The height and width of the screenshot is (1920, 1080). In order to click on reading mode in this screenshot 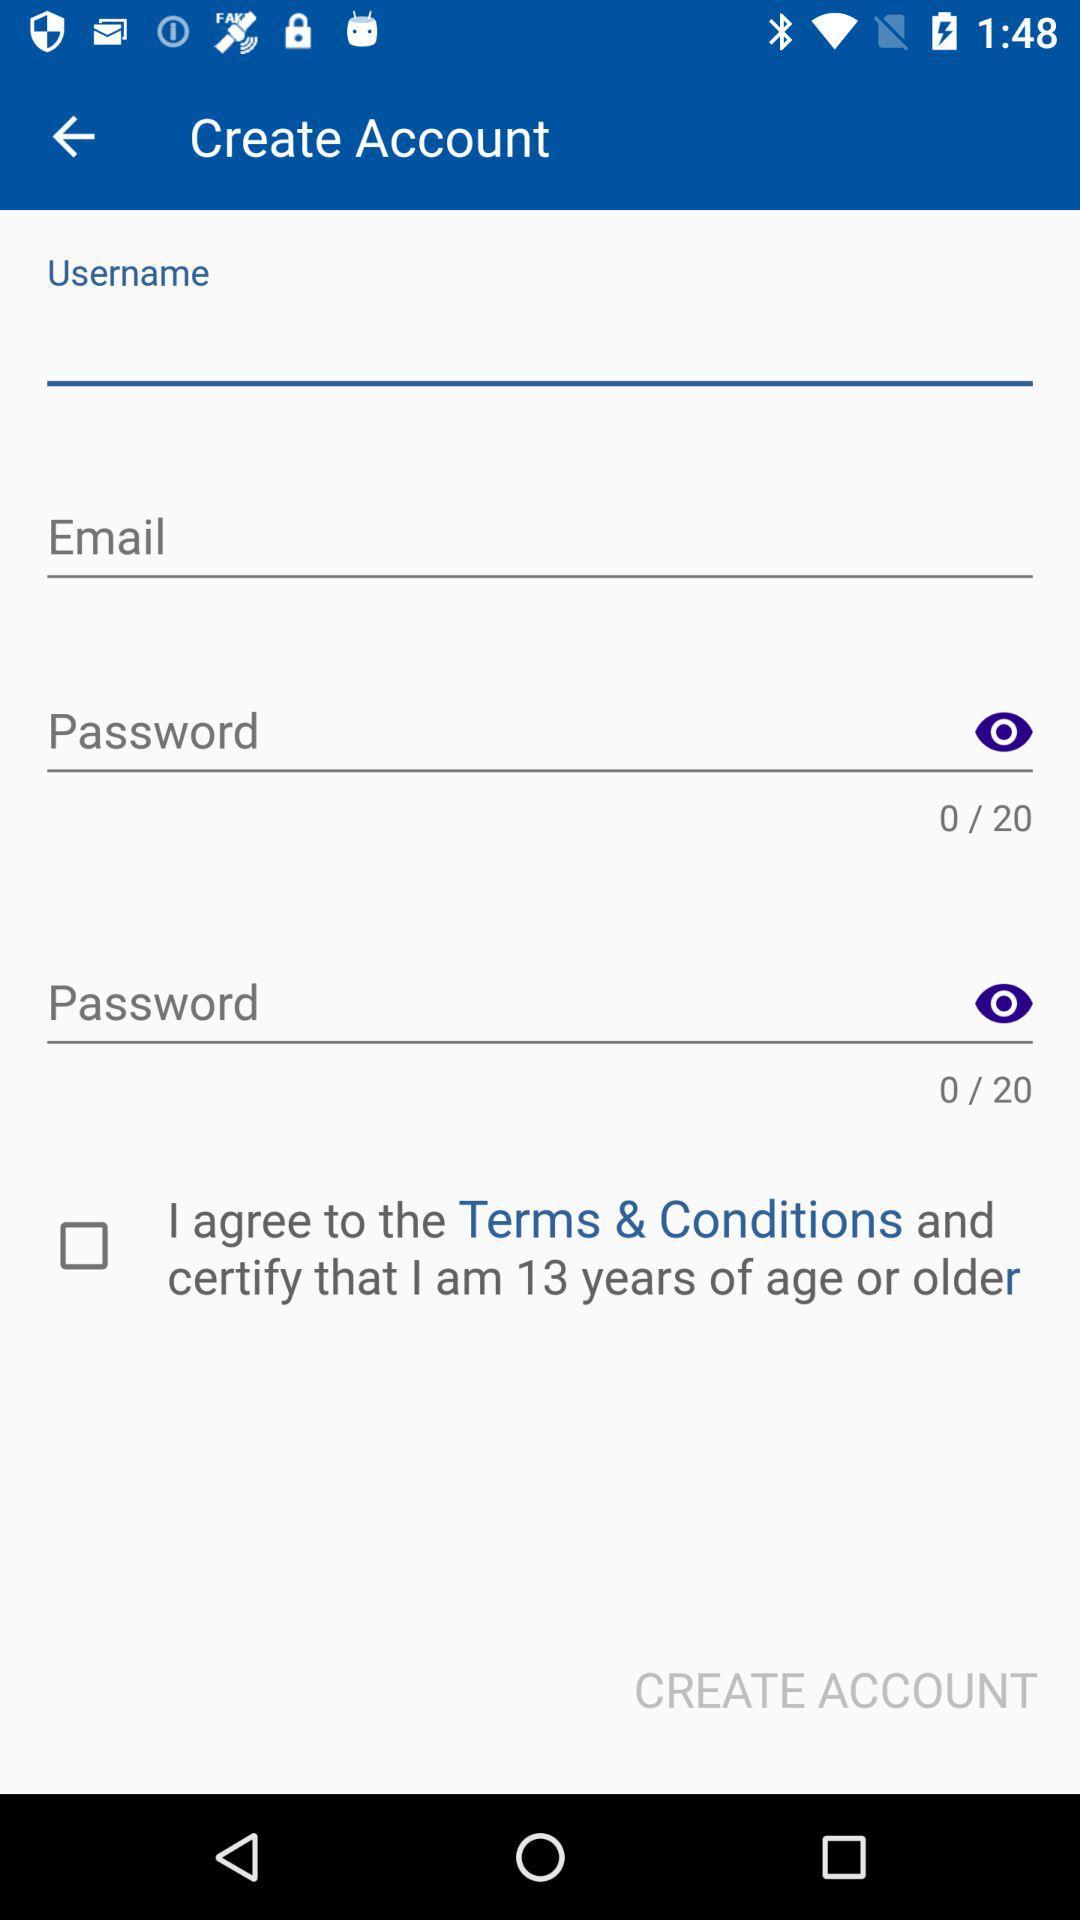, I will do `click(1003, 732)`.